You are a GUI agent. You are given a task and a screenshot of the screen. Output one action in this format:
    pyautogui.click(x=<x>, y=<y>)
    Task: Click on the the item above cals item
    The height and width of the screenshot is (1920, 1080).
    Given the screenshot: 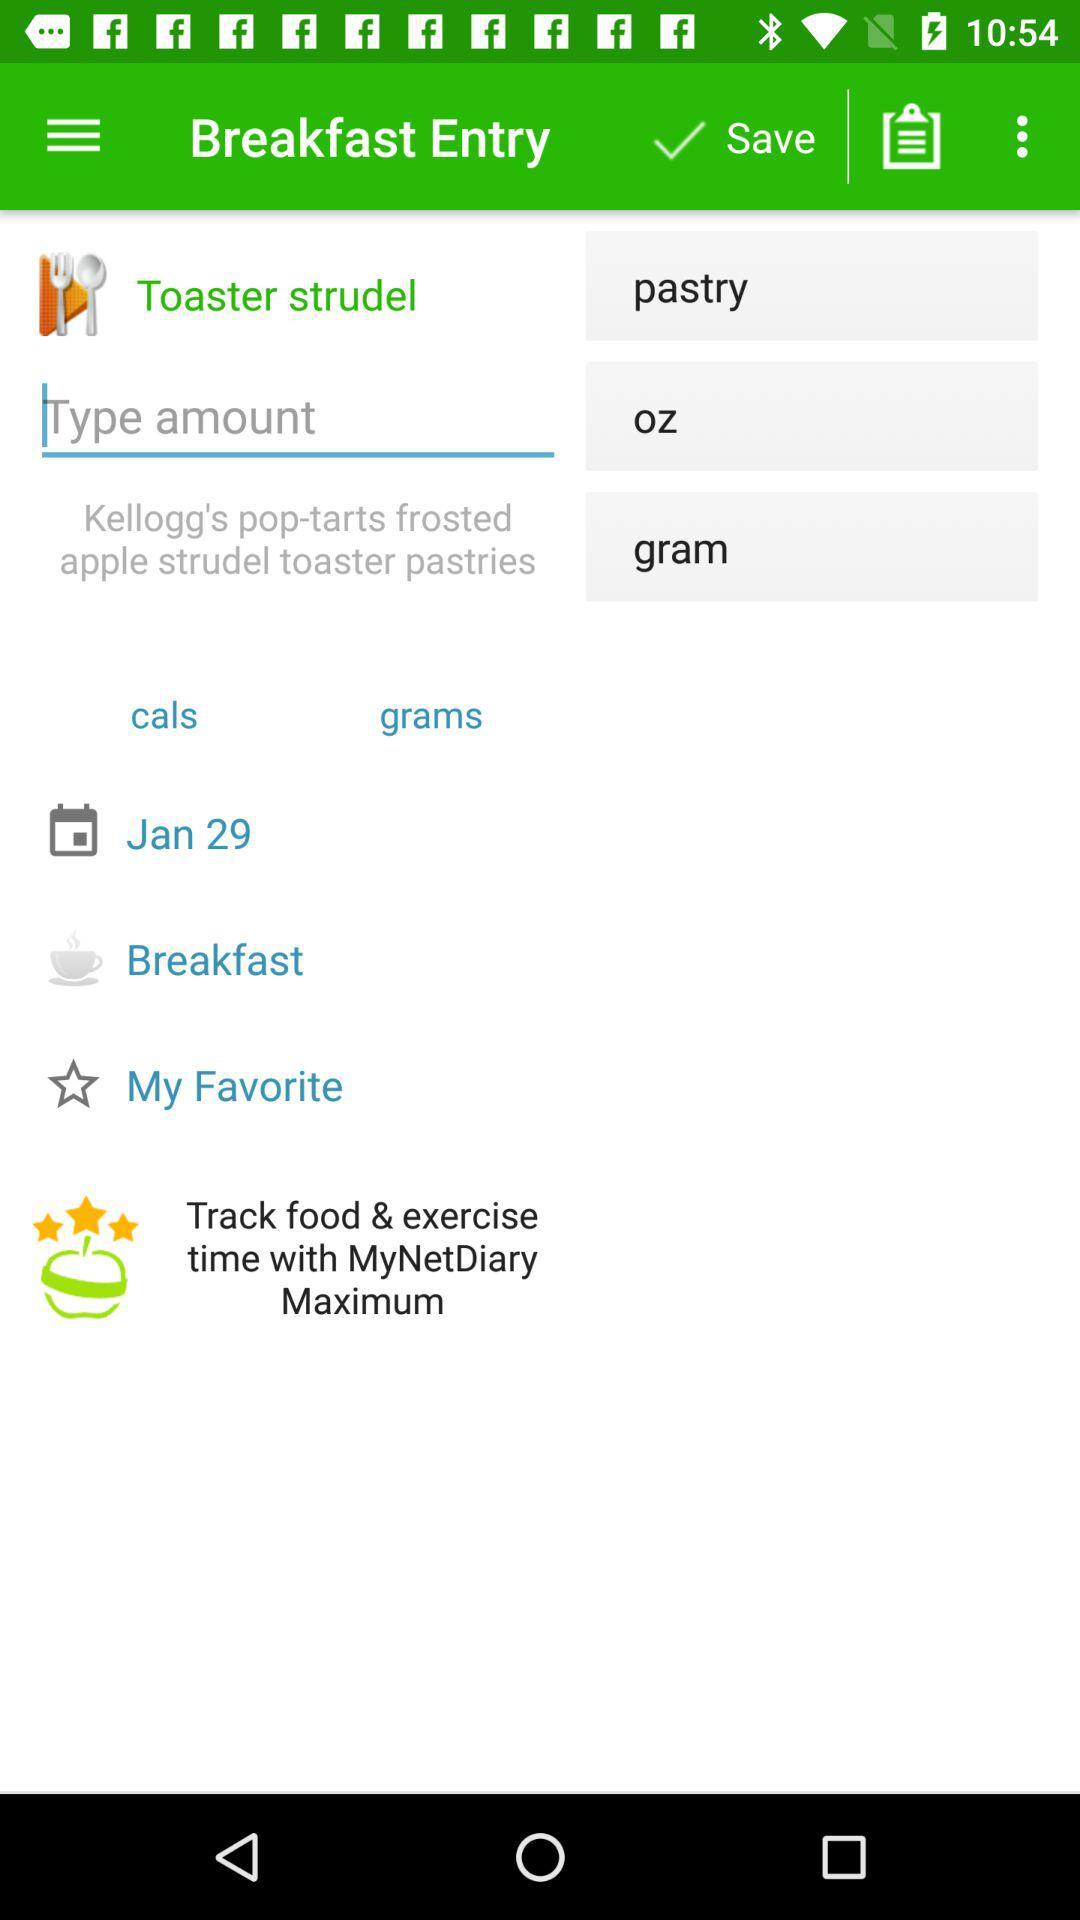 What is the action you would take?
    pyautogui.click(x=298, y=538)
    